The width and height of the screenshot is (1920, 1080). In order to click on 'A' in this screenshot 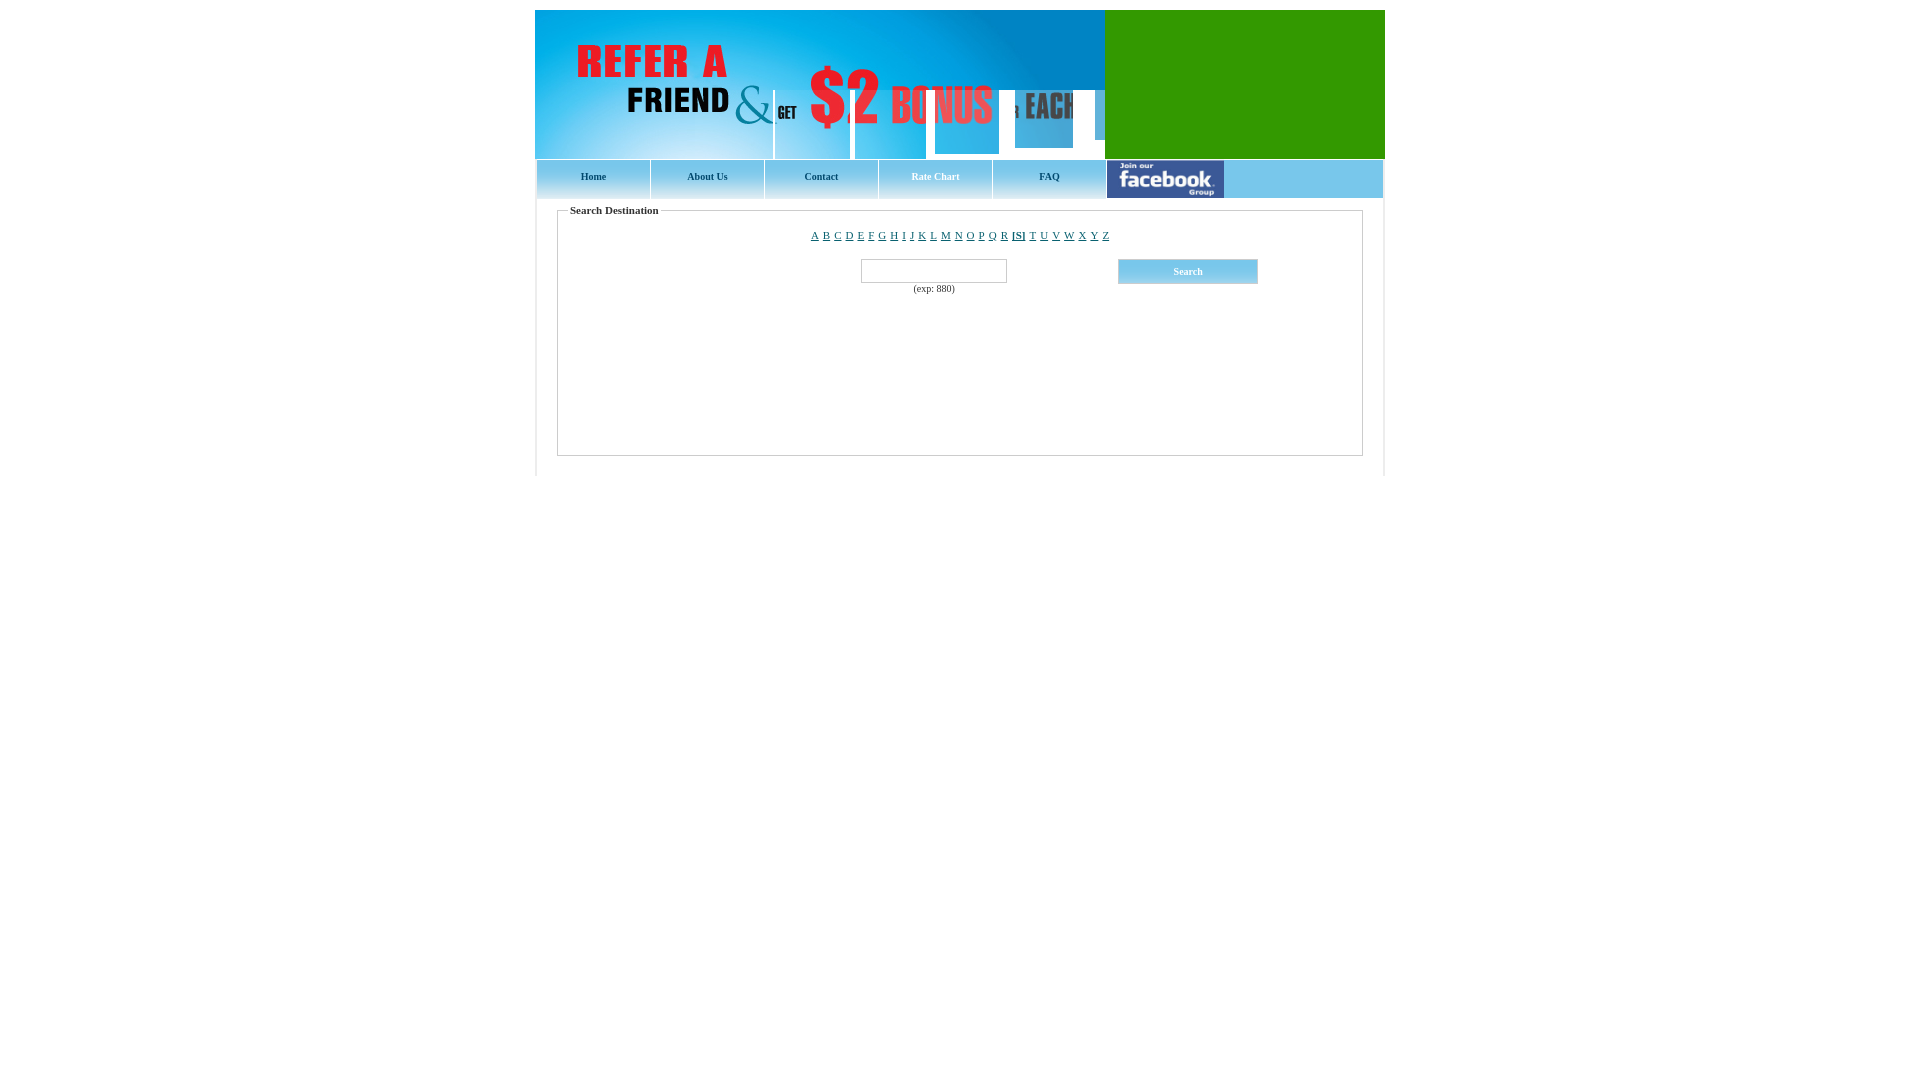, I will do `click(815, 234)`.